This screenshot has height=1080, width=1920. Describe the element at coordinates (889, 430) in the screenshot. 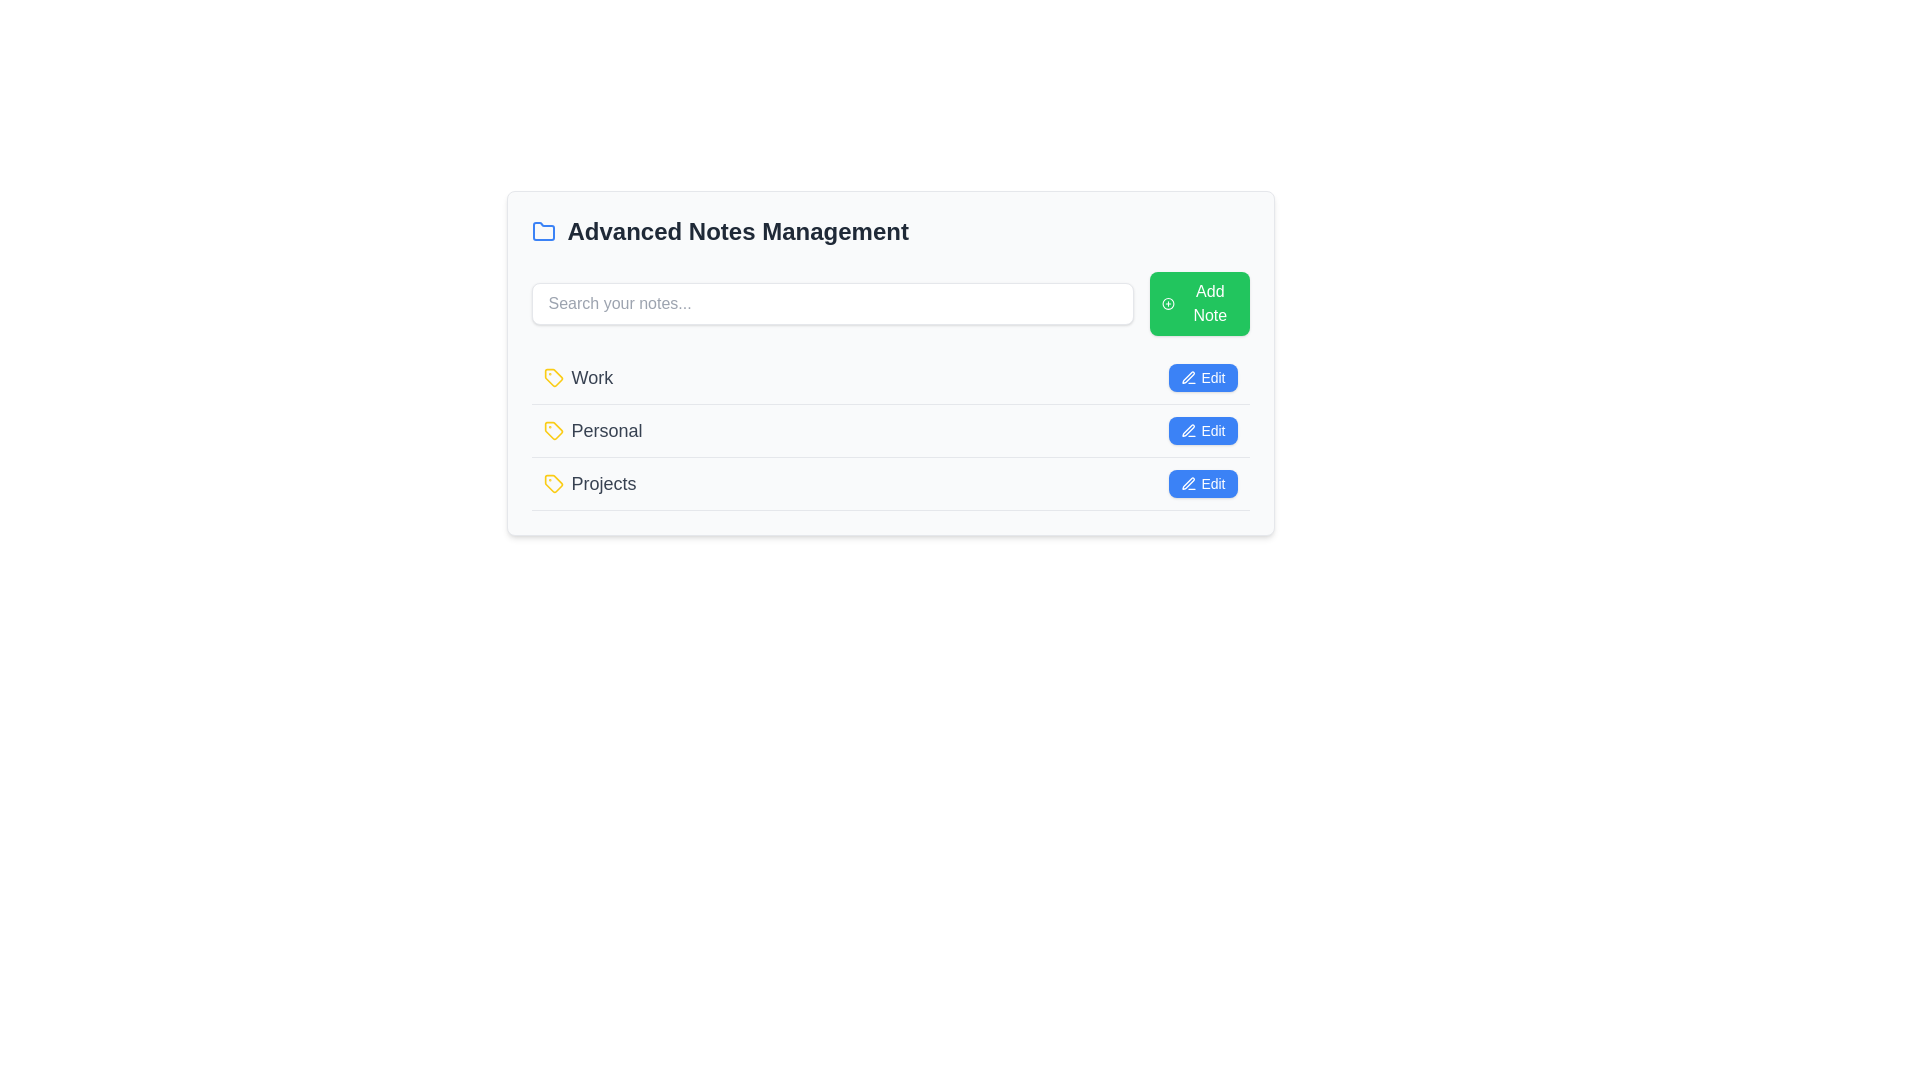

I see `the row labeled 'Personal' in the list under 'Advanced Notes Management'` at that location.